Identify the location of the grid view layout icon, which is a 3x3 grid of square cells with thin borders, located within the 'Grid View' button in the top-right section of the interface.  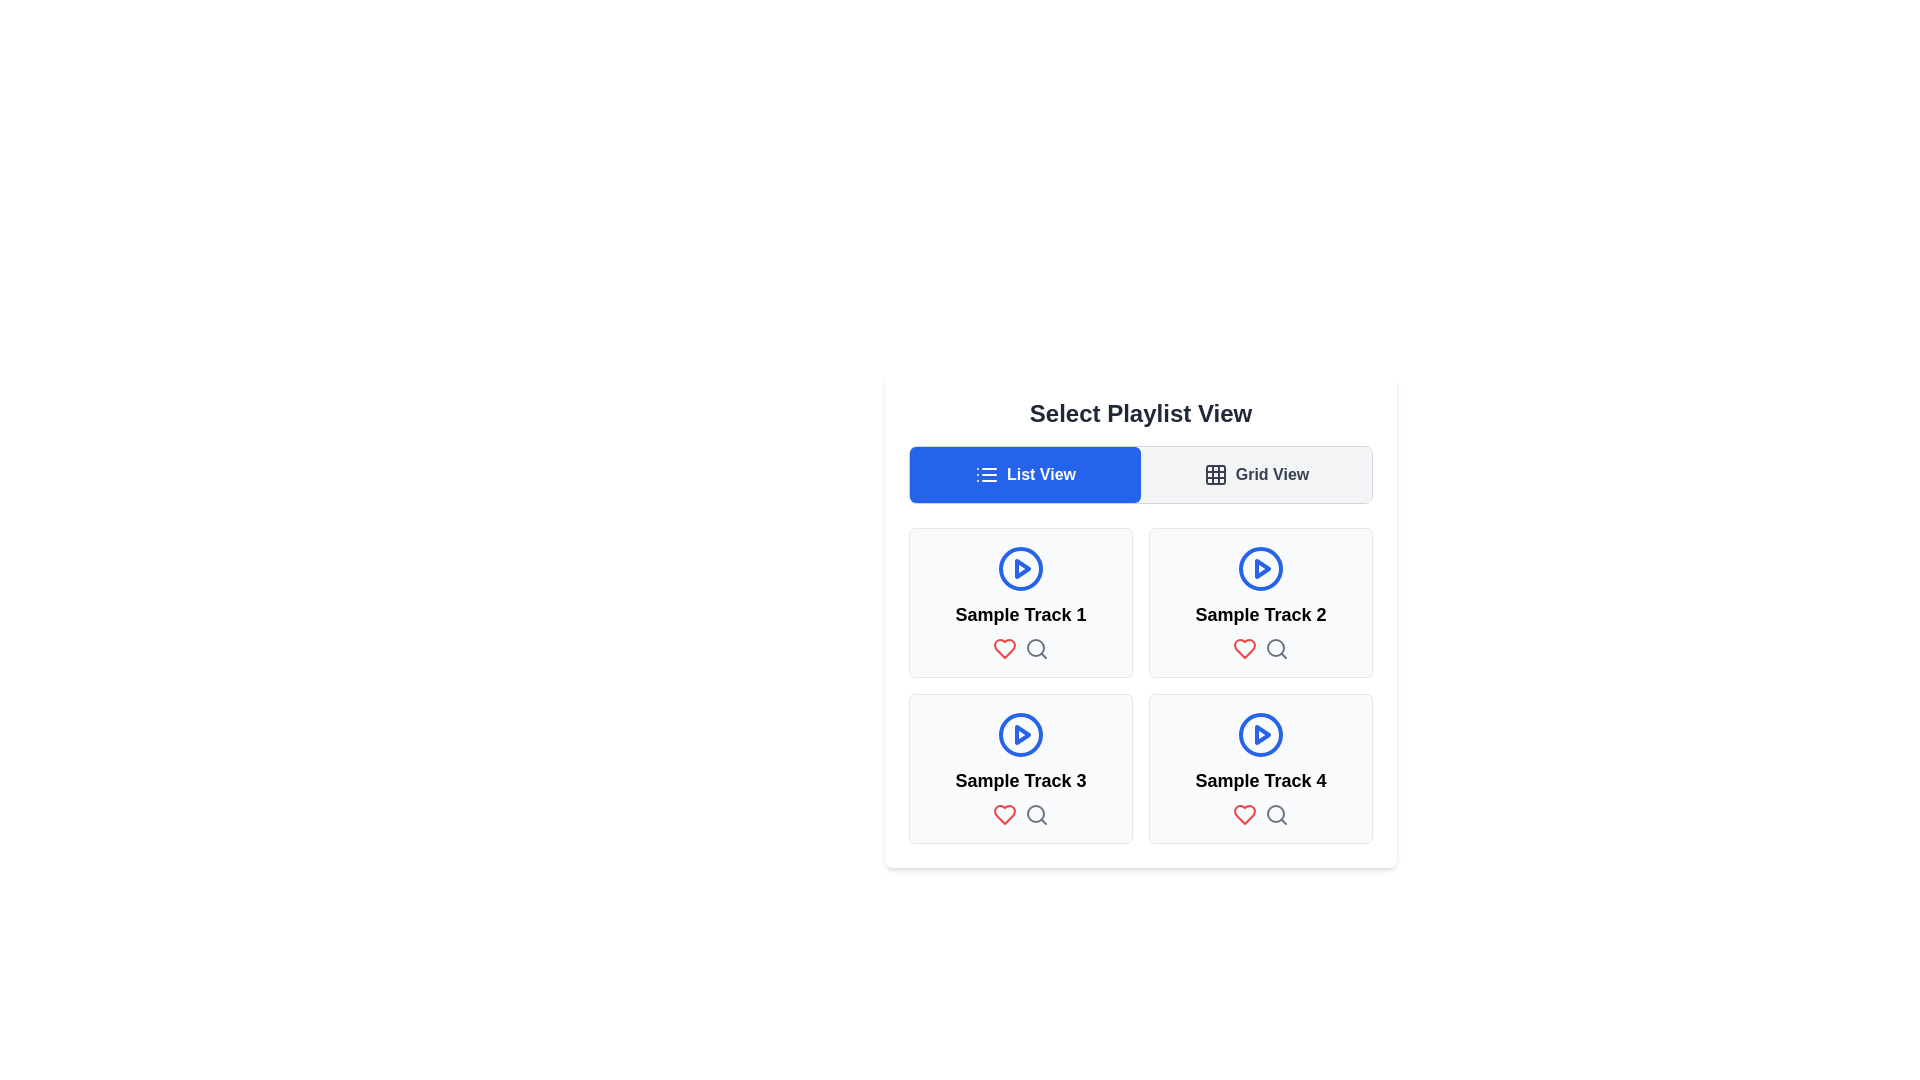
(1214, 474).